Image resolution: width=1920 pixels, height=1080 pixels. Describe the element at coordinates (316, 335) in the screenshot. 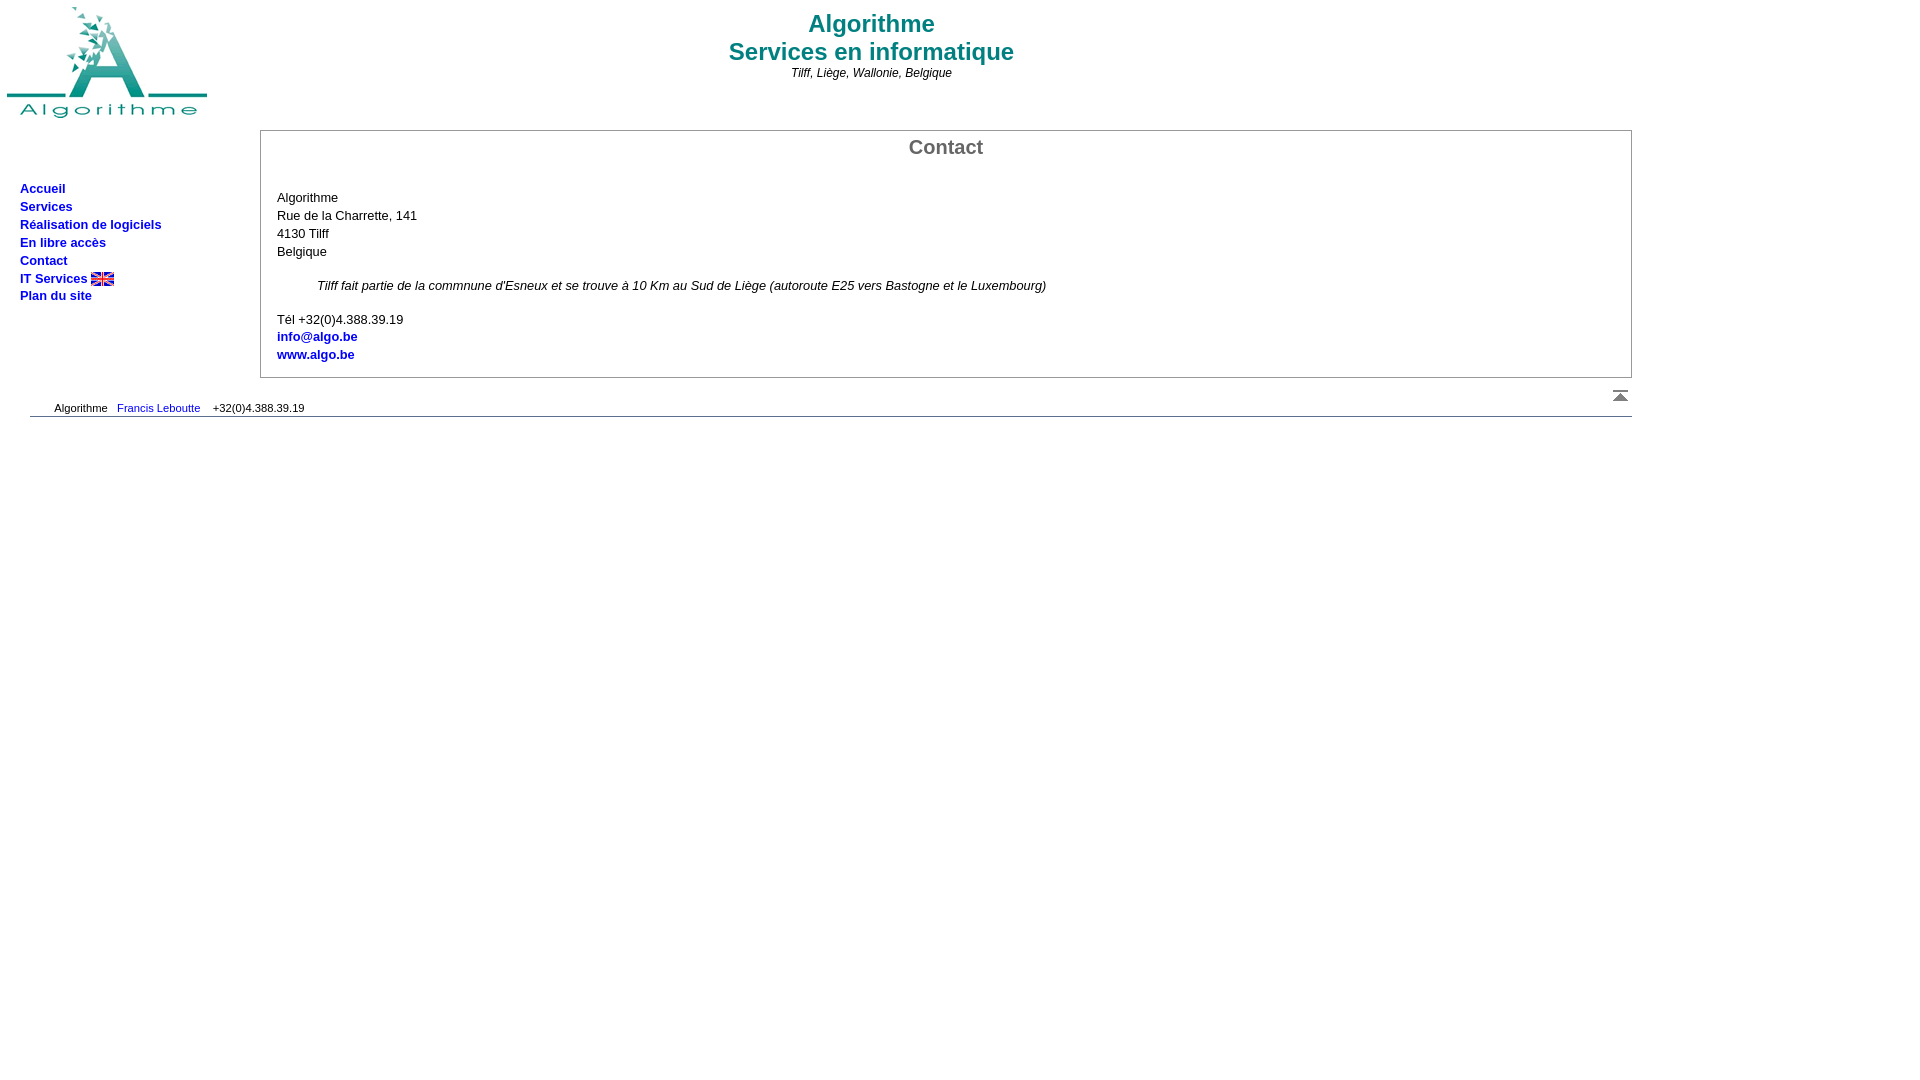

I see `'info@algo.be'` at that location.